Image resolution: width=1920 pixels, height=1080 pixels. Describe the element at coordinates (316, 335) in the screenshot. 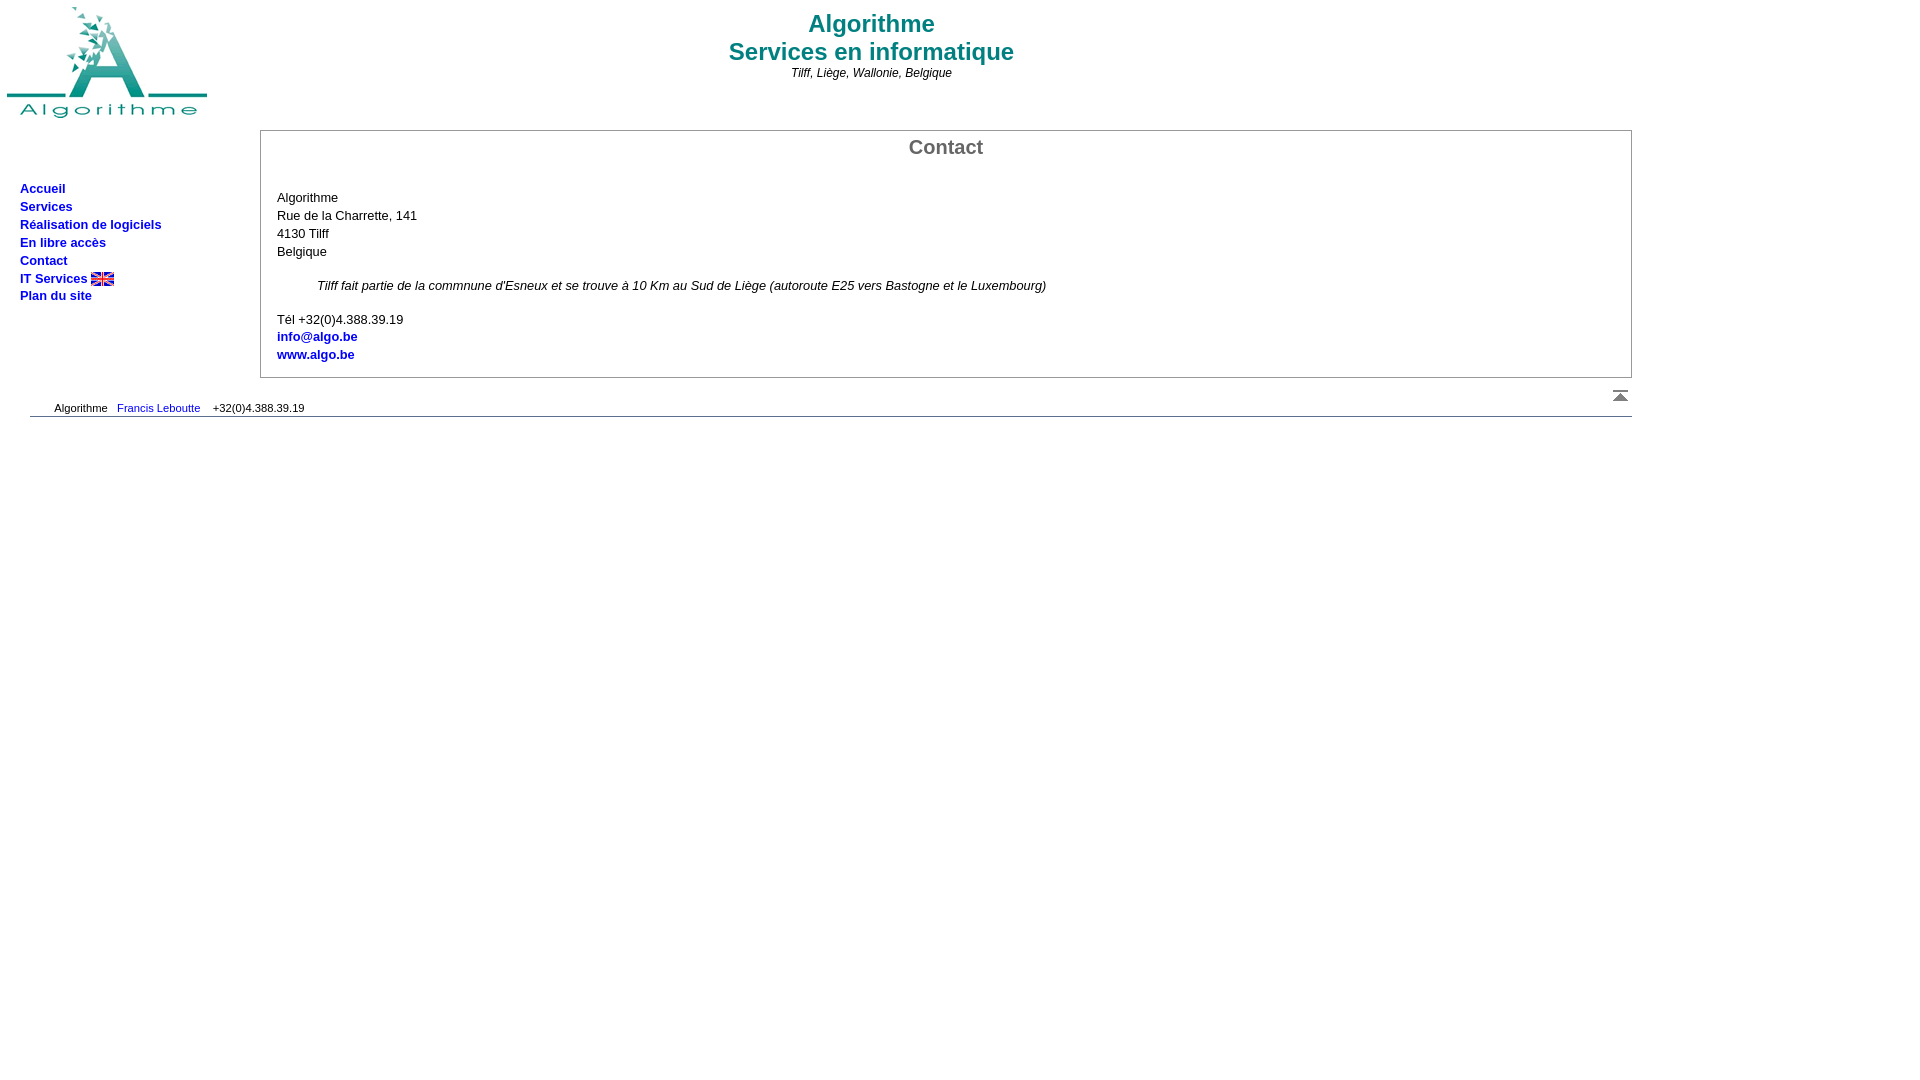

I see `'info@algo.be'` at that location.